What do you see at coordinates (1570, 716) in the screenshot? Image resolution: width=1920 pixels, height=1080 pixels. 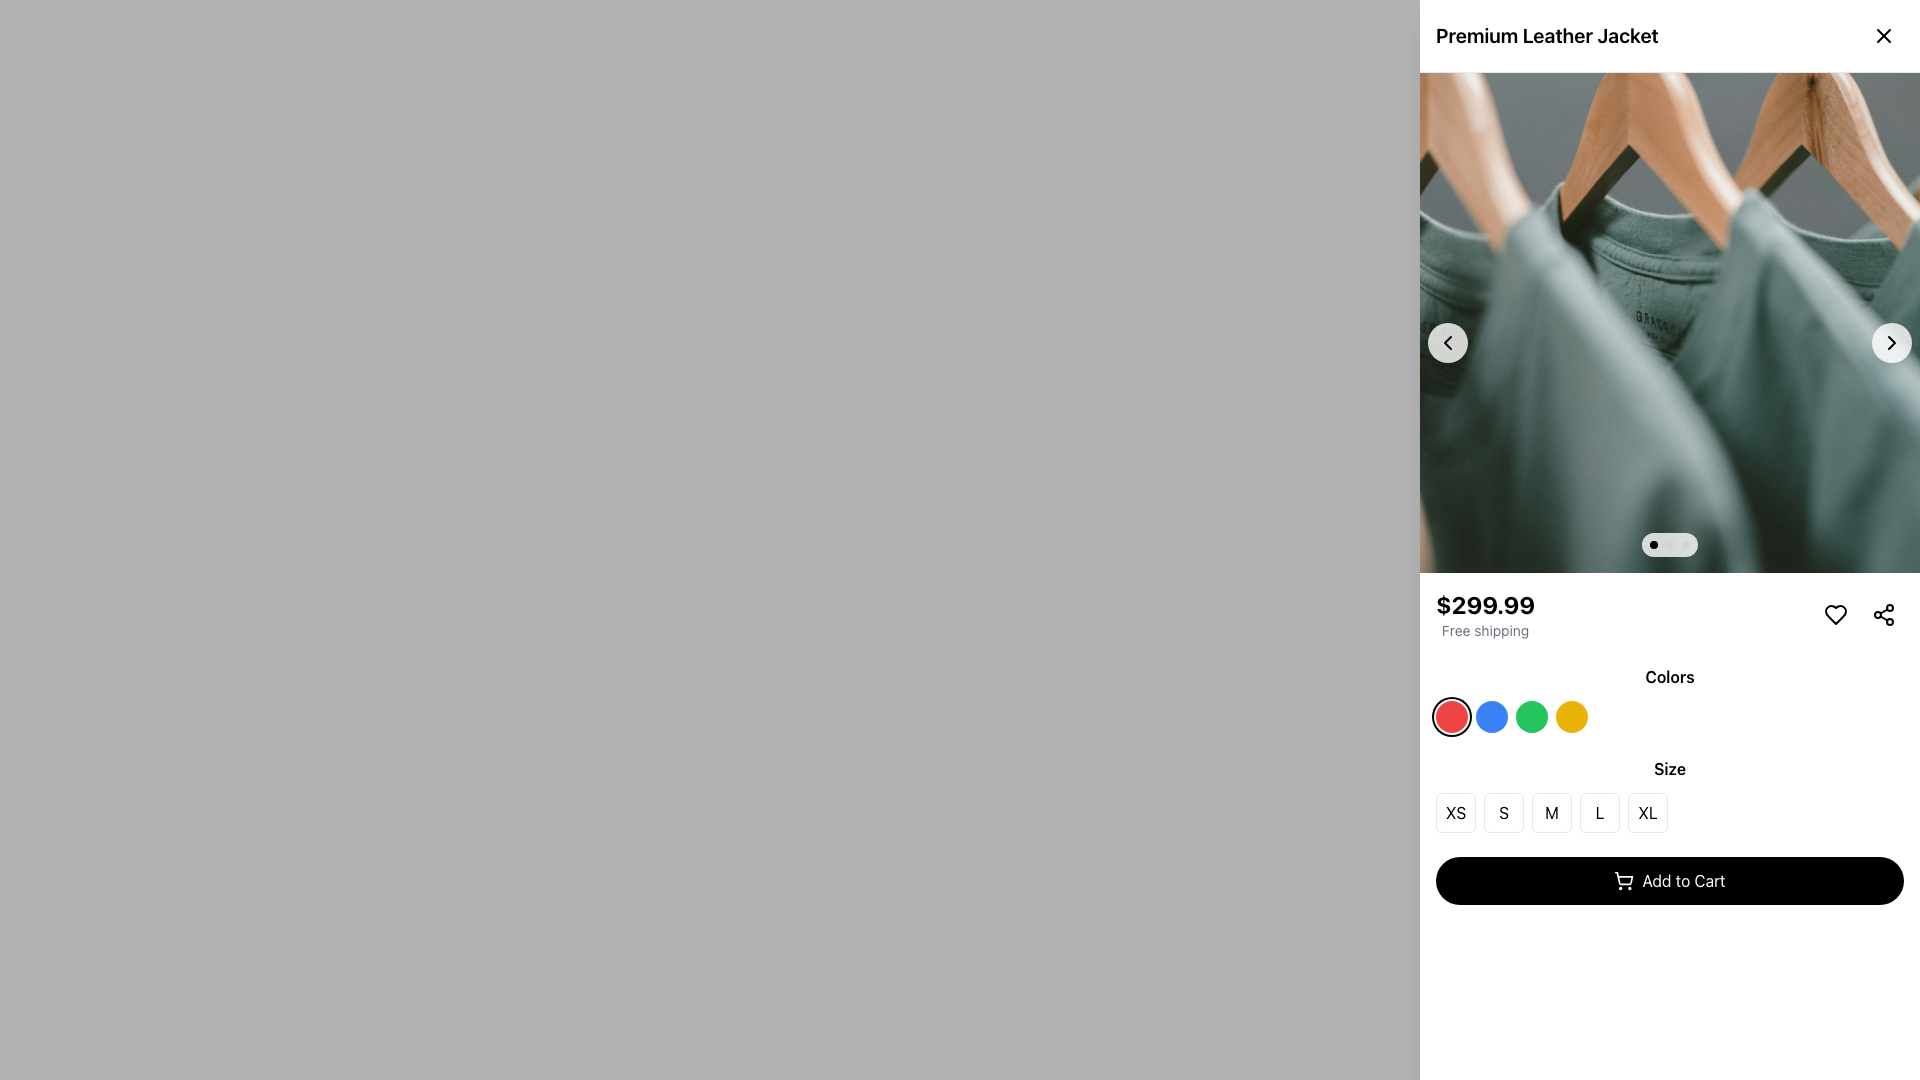 I see `the fourth selectable circle indicator that allows users to choose a color option` at bounding box center [1570, 716].